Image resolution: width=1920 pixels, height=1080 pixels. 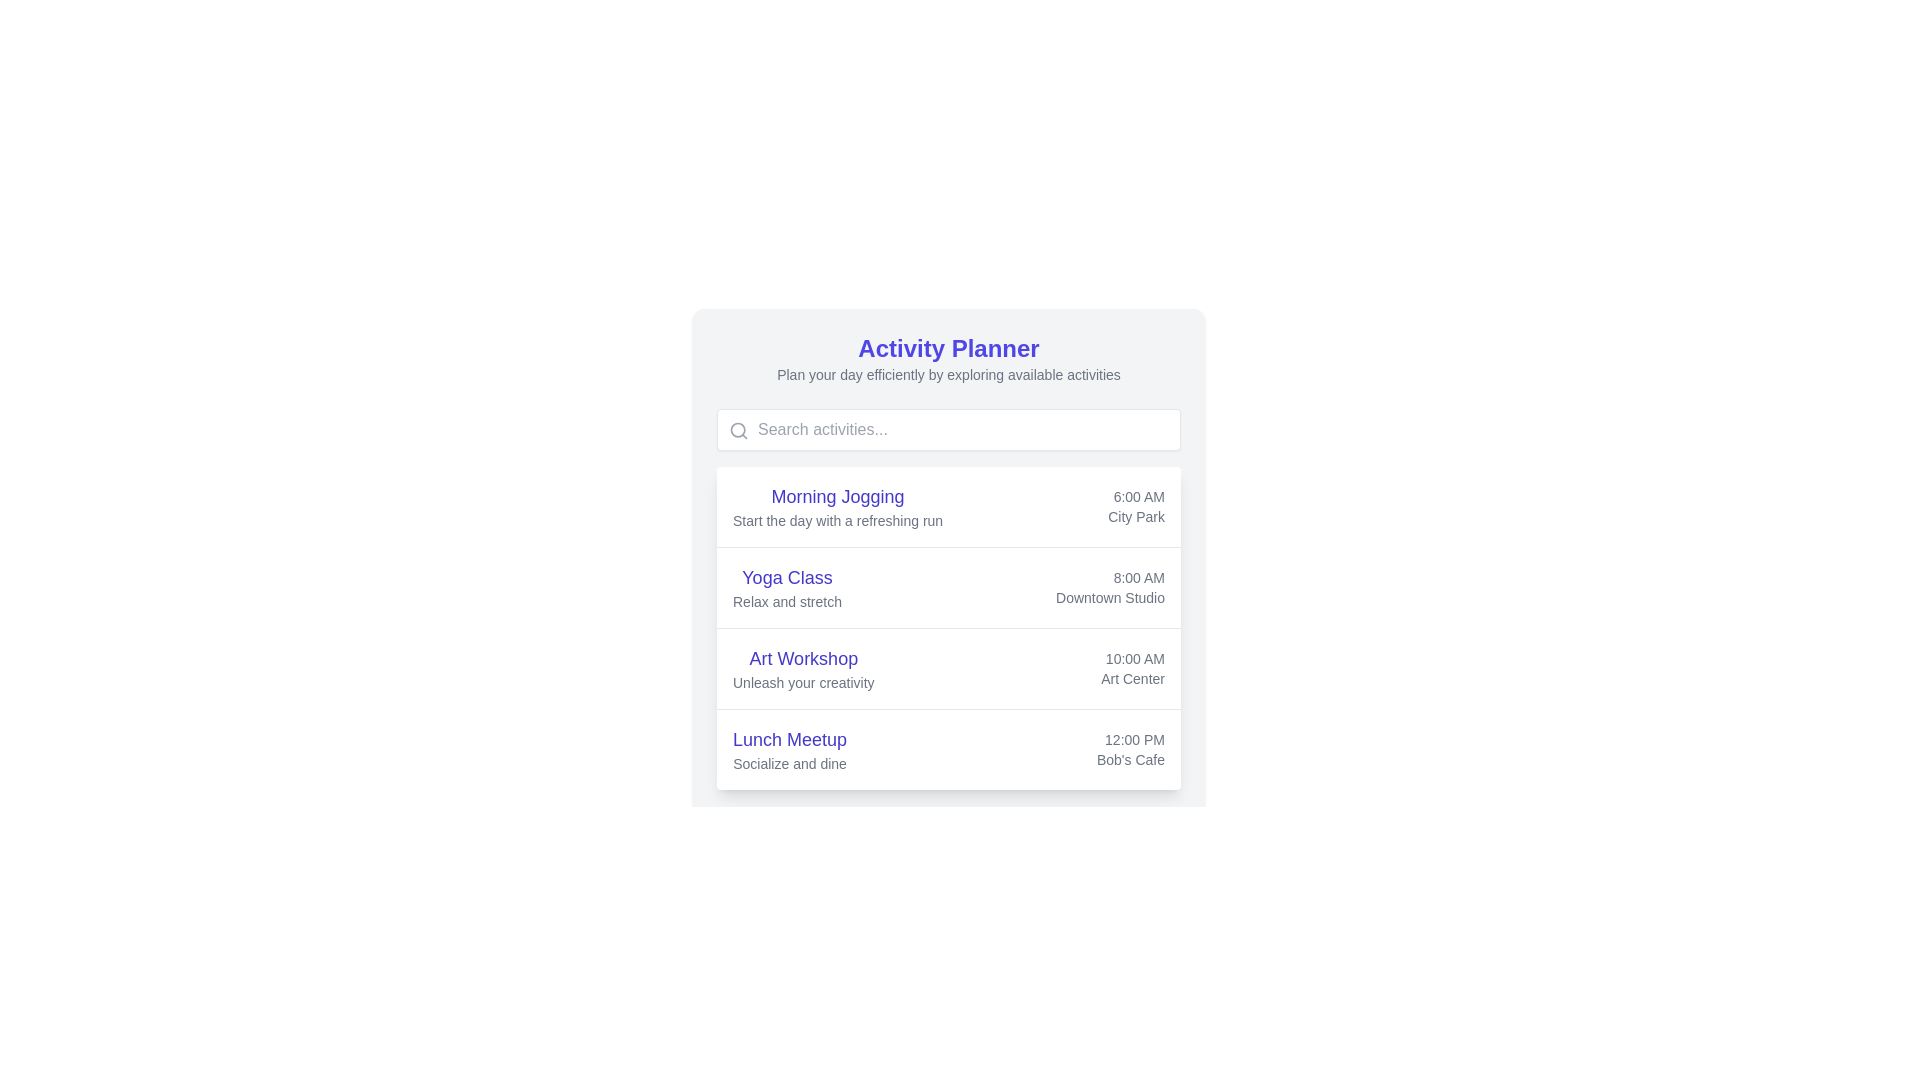 I want to click on the static text displaying 'Socialize and dine', which is located beneath the title 'Lunch Meetup' in the 'Activity Planner' layout, so click(x=789, y=763).